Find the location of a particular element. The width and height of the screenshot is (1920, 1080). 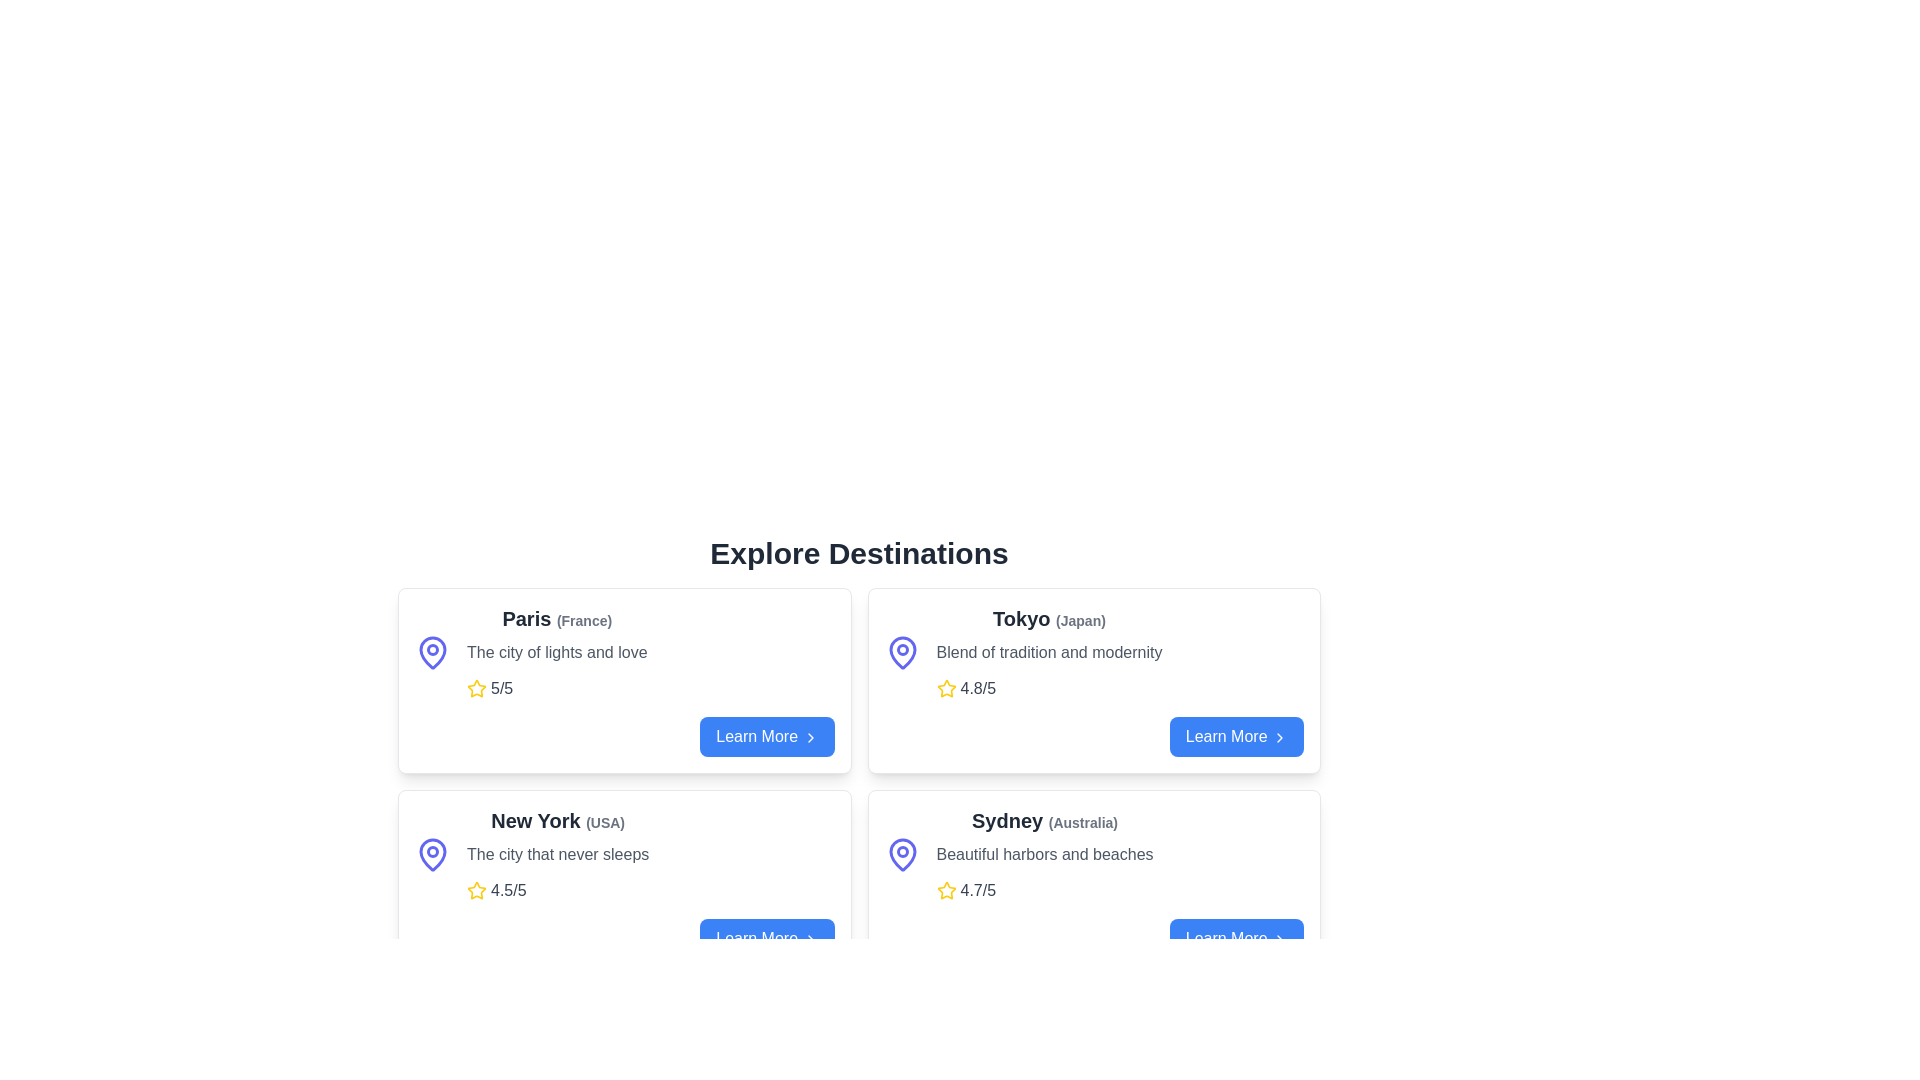

the blue button in the bottom-right corner of the New York information card is located at coordinates (623, 938).